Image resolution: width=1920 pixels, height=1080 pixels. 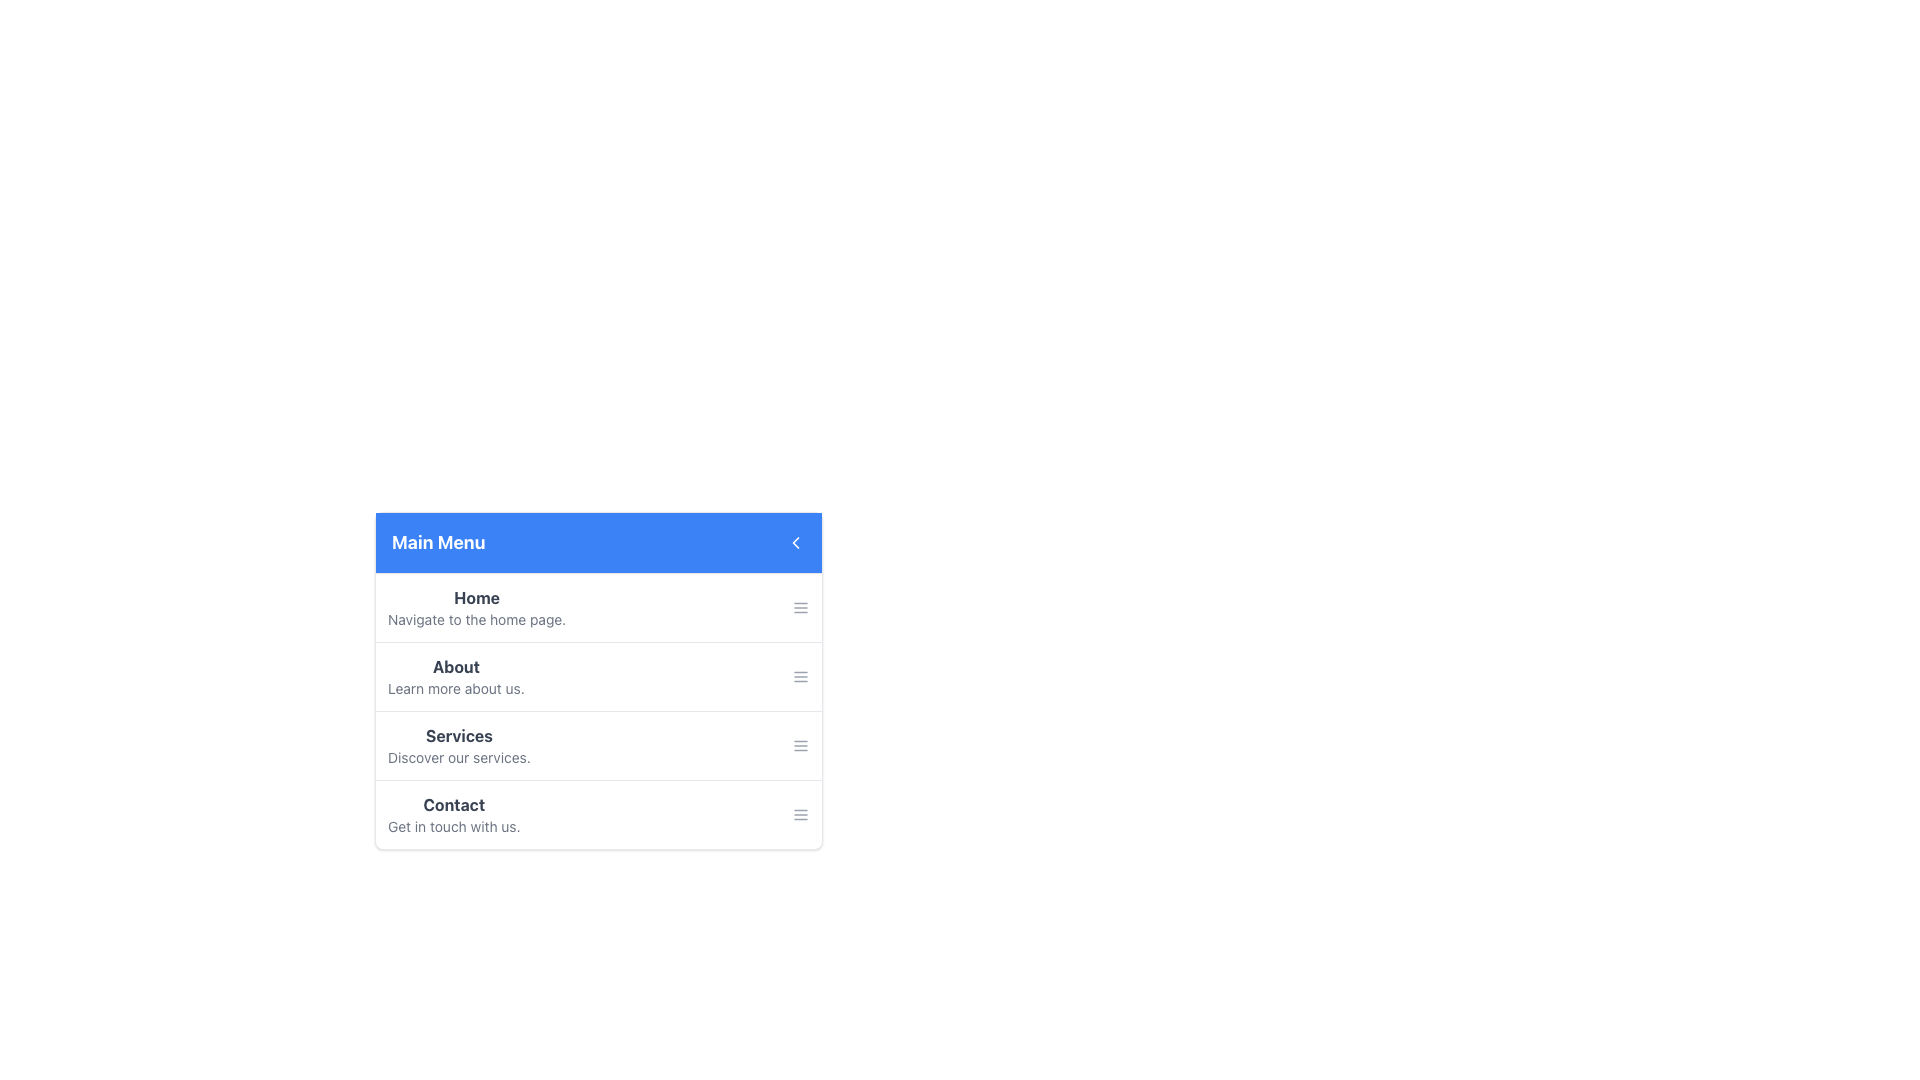 I want to click on information from the 'About' Text Label, which is the second row in the navigation list located between 'Home' and 'Services', so click(x=455, y=676).